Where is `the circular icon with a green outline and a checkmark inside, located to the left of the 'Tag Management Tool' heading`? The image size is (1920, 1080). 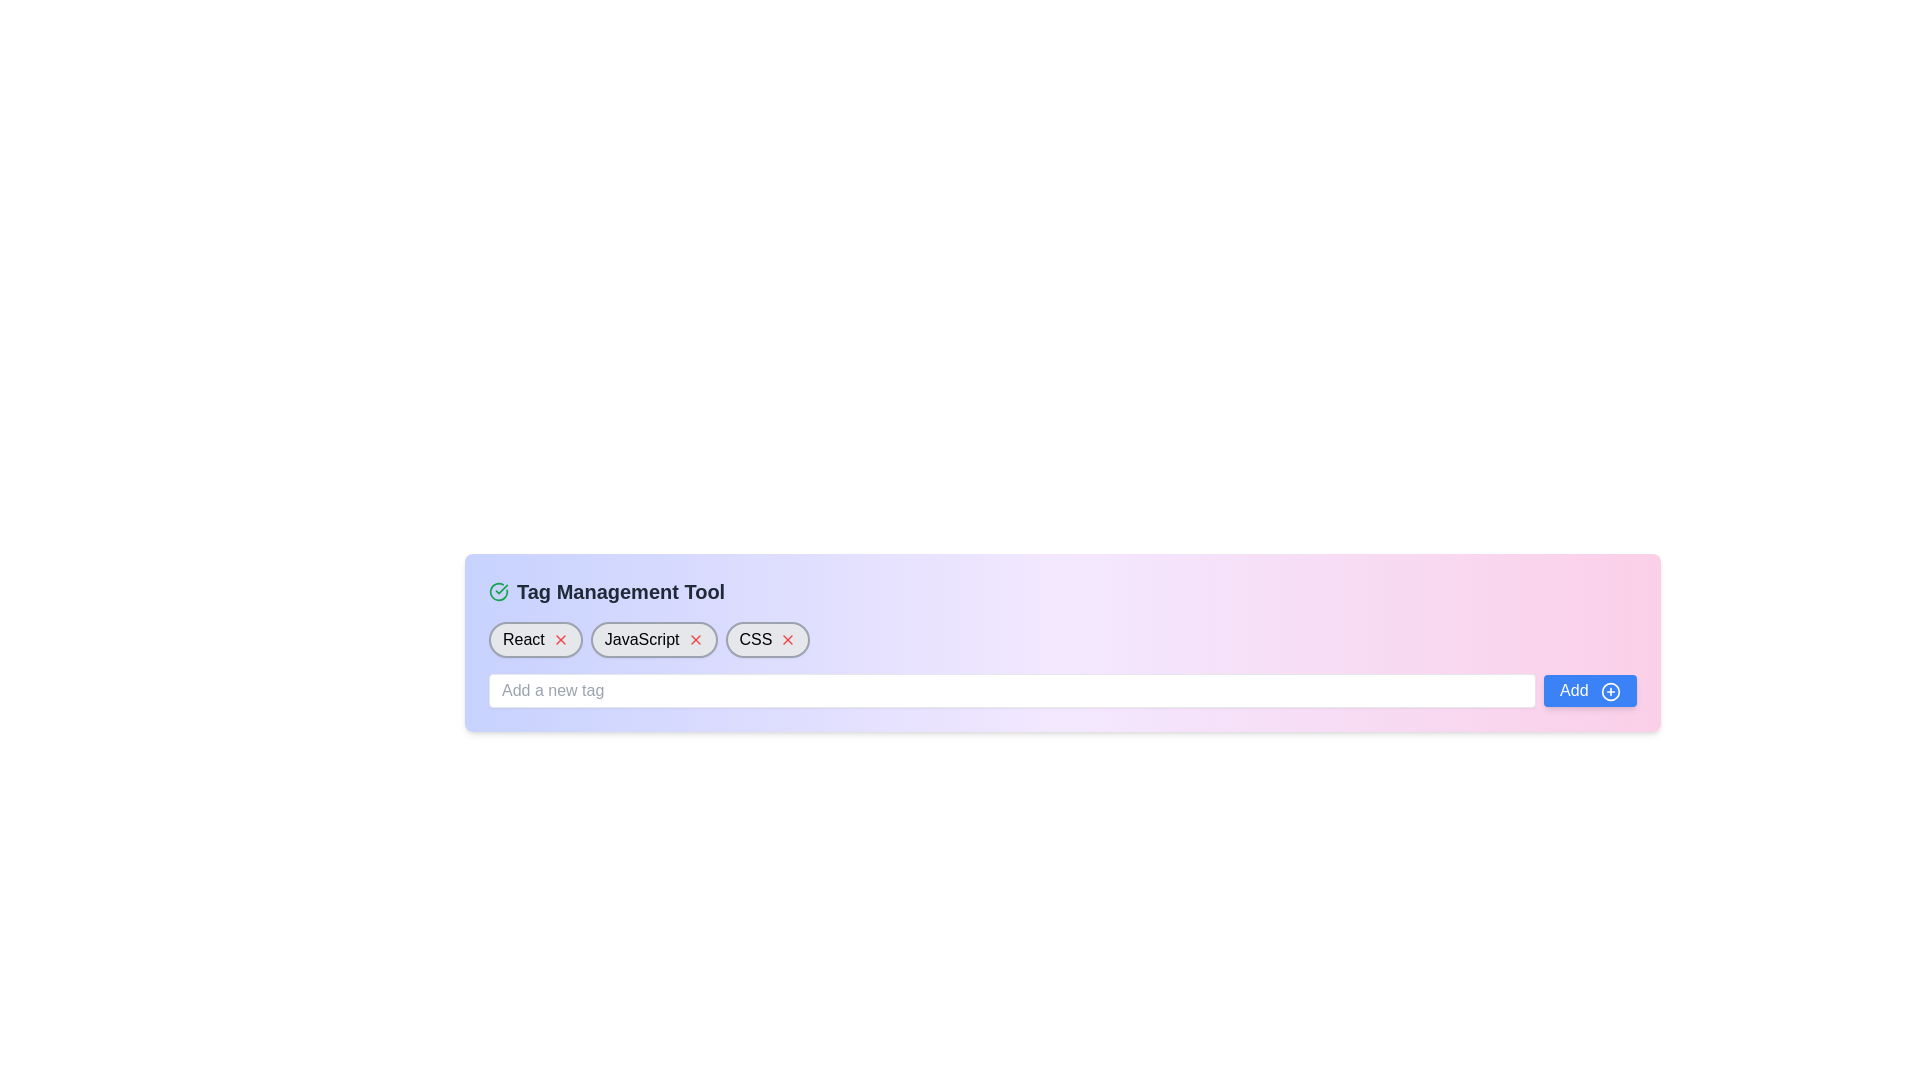 the circular icon with a green outline and a checkmark inside, located to the left of the 'Tag Management Tool' heading is located at coordinates (499, 590).